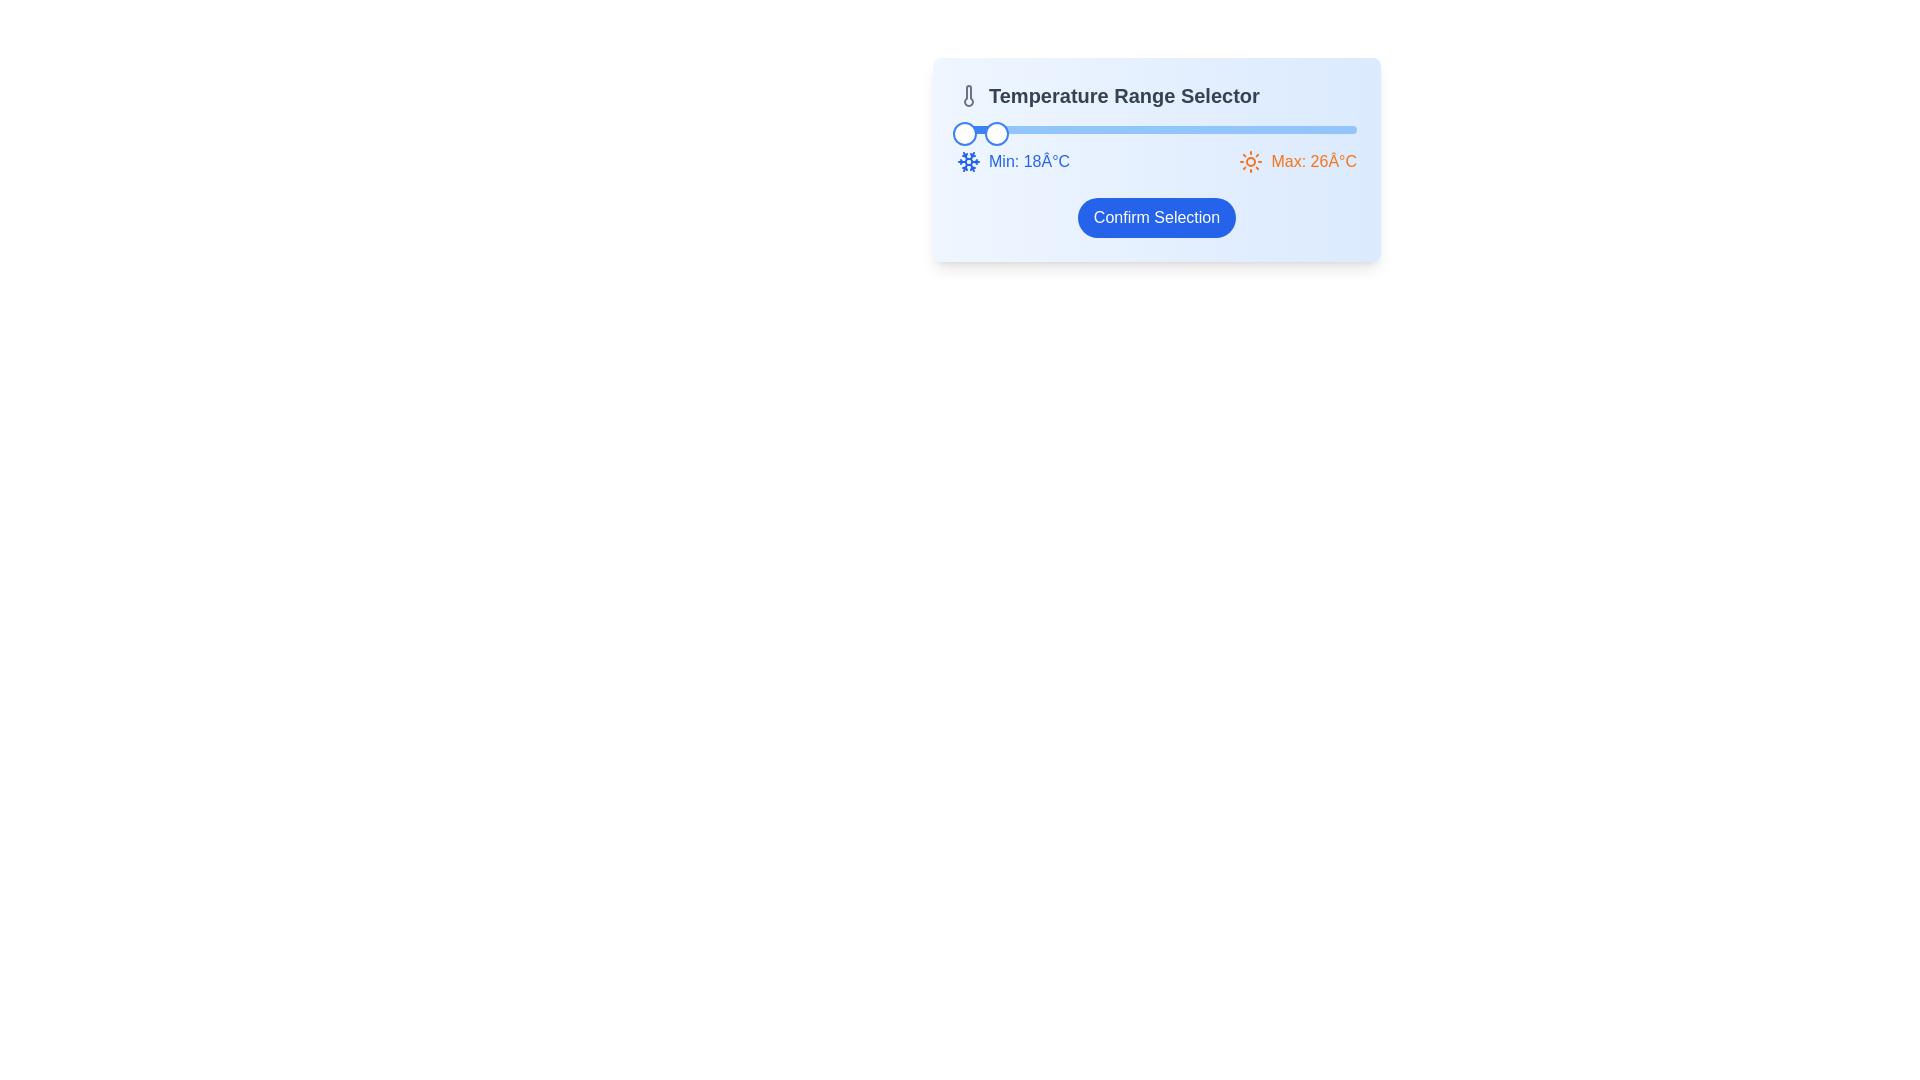 The height and width of the screenshot is (1080, 1920). Describe the element at coordinates (1013, 161) in the screenshot. I see `the label indicating the minimum temperature value, which is positioned next to the blue progress bar and aligned with 'Max: 26°C'` at that location.